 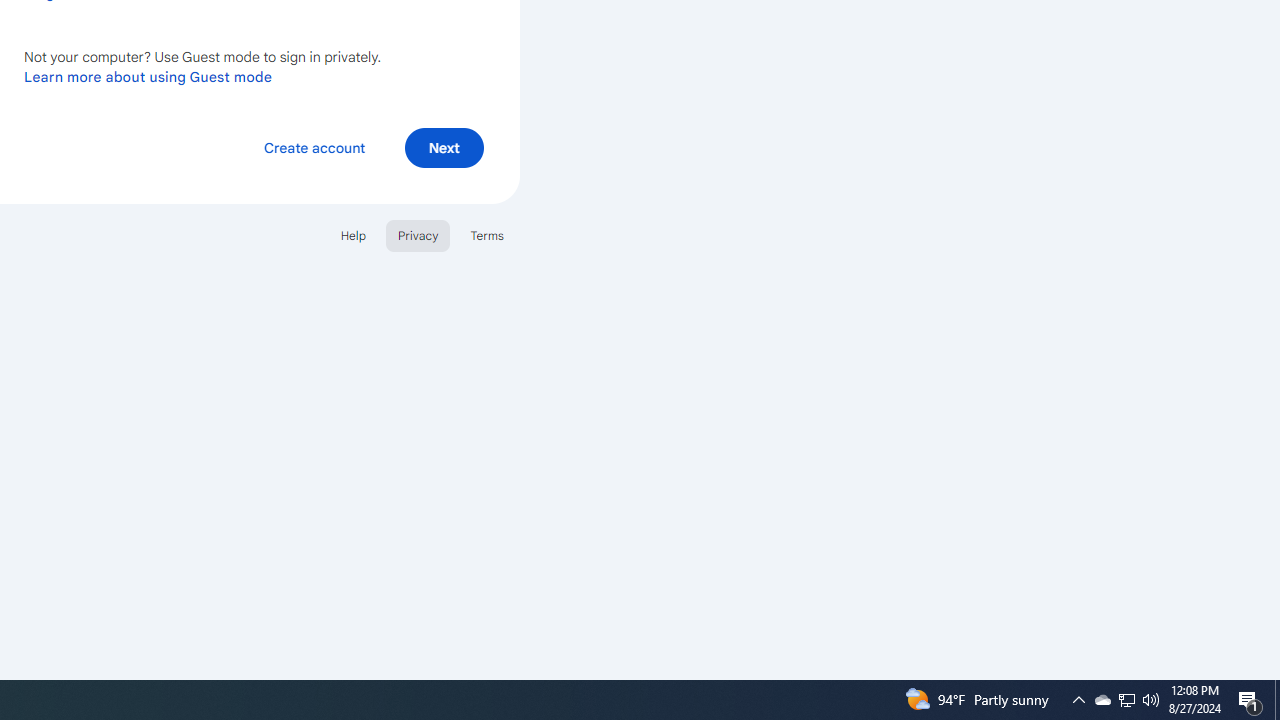 I want to click on 'Terms', so click(x=487, y=234).